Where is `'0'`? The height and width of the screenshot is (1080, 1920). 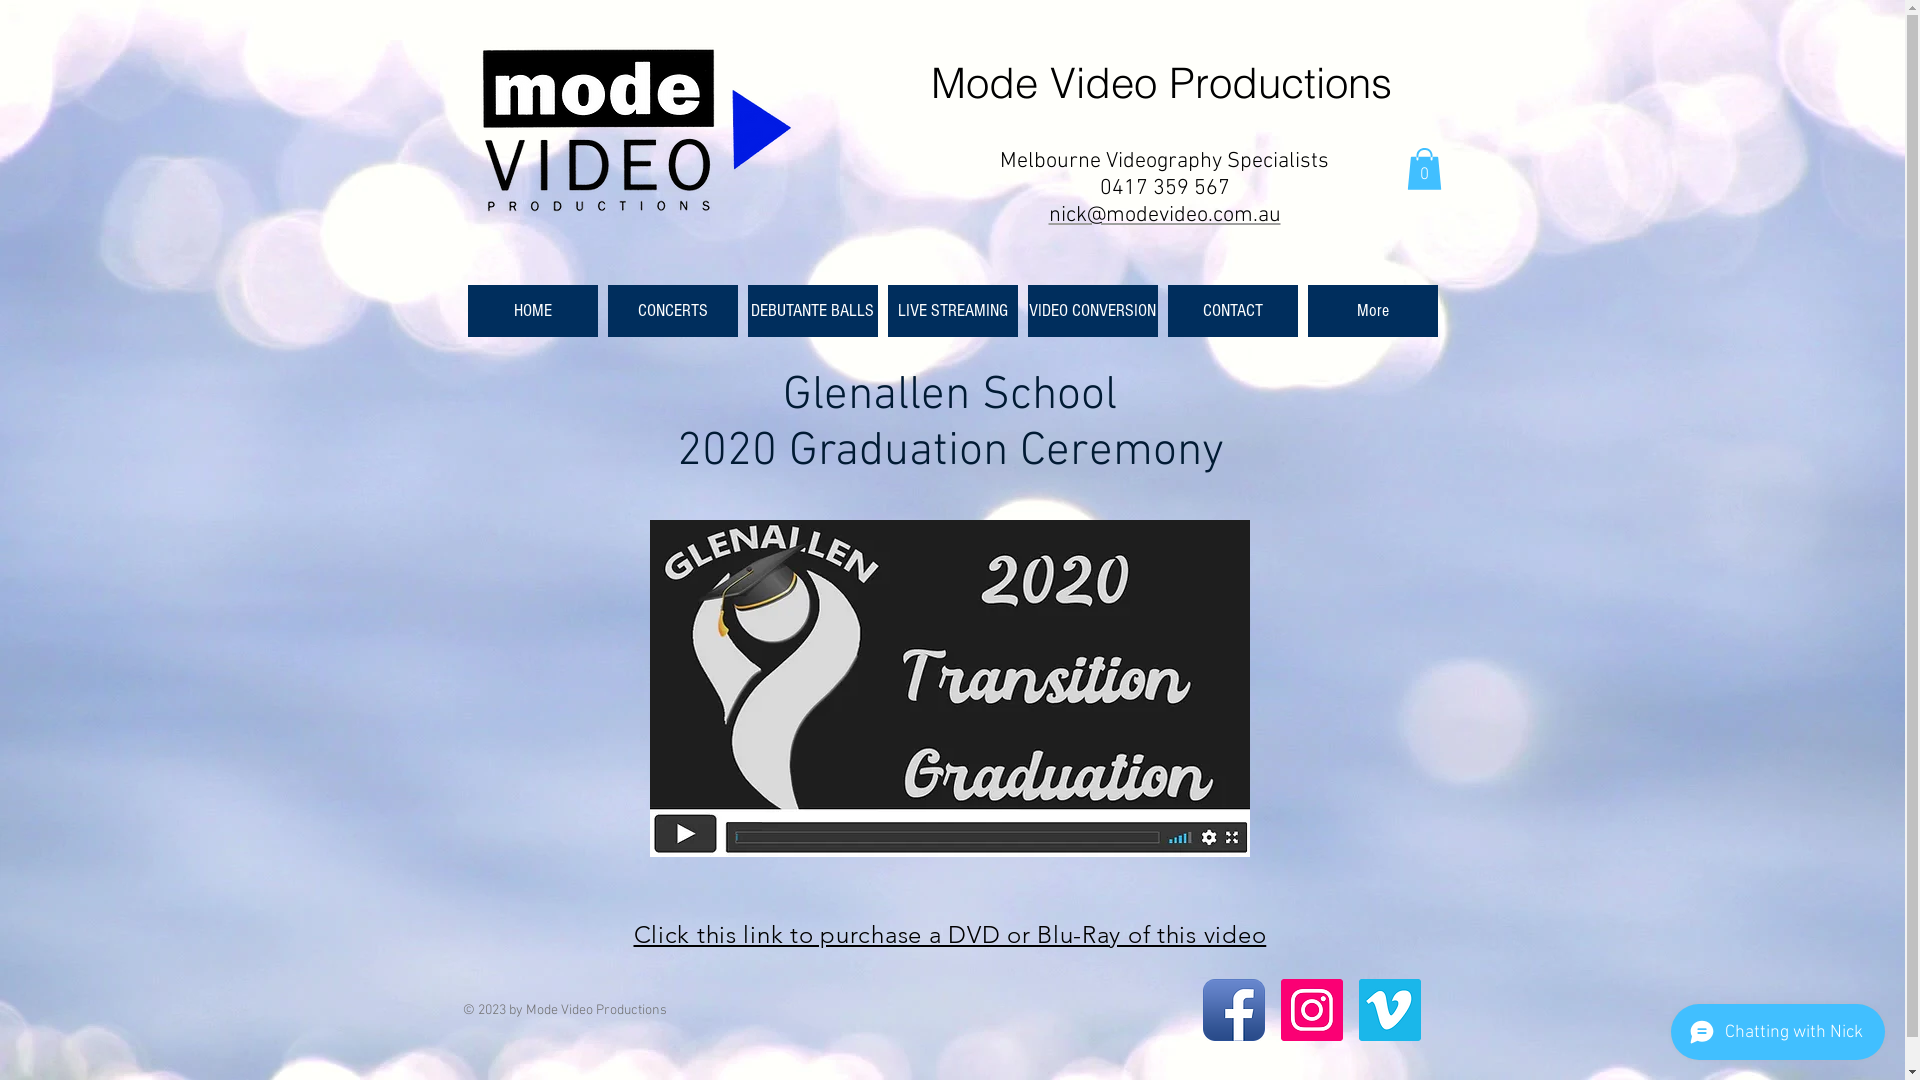
'0' is located at coordinates (1422, 168).